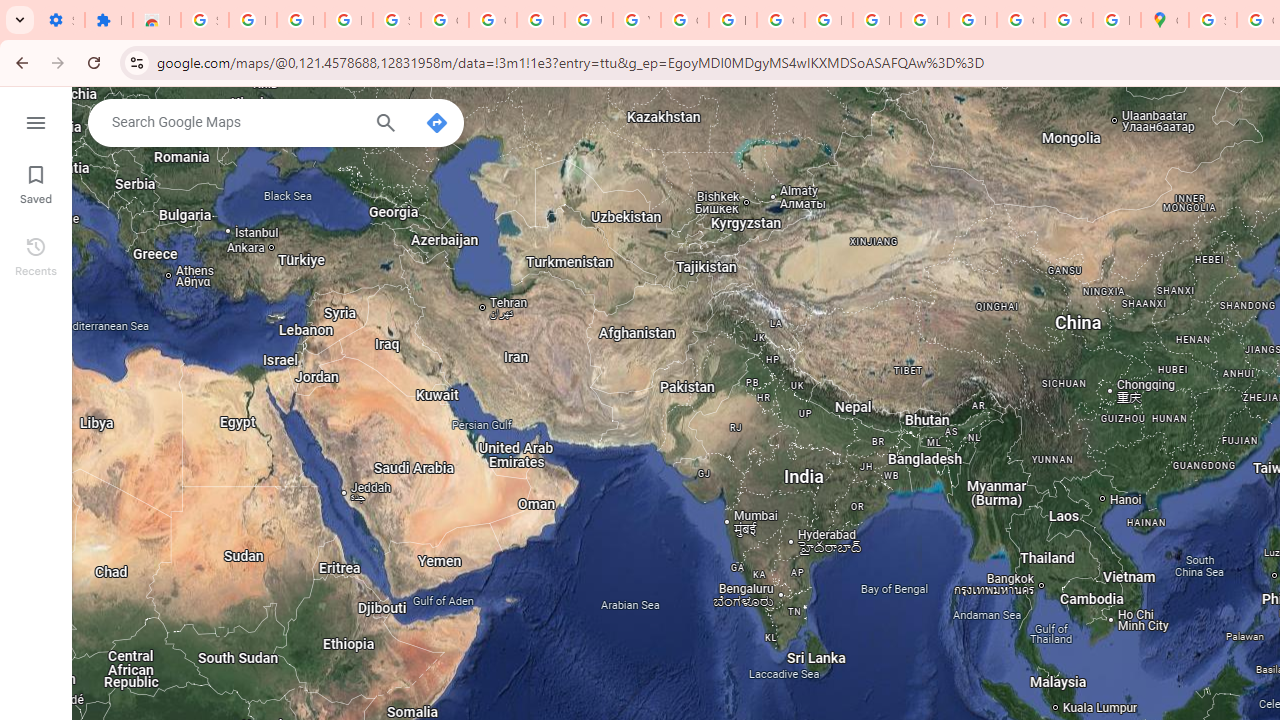 The height and width of the screenshot is (720, 1280). I want to click on 'Search tabs', so click(20, 20).